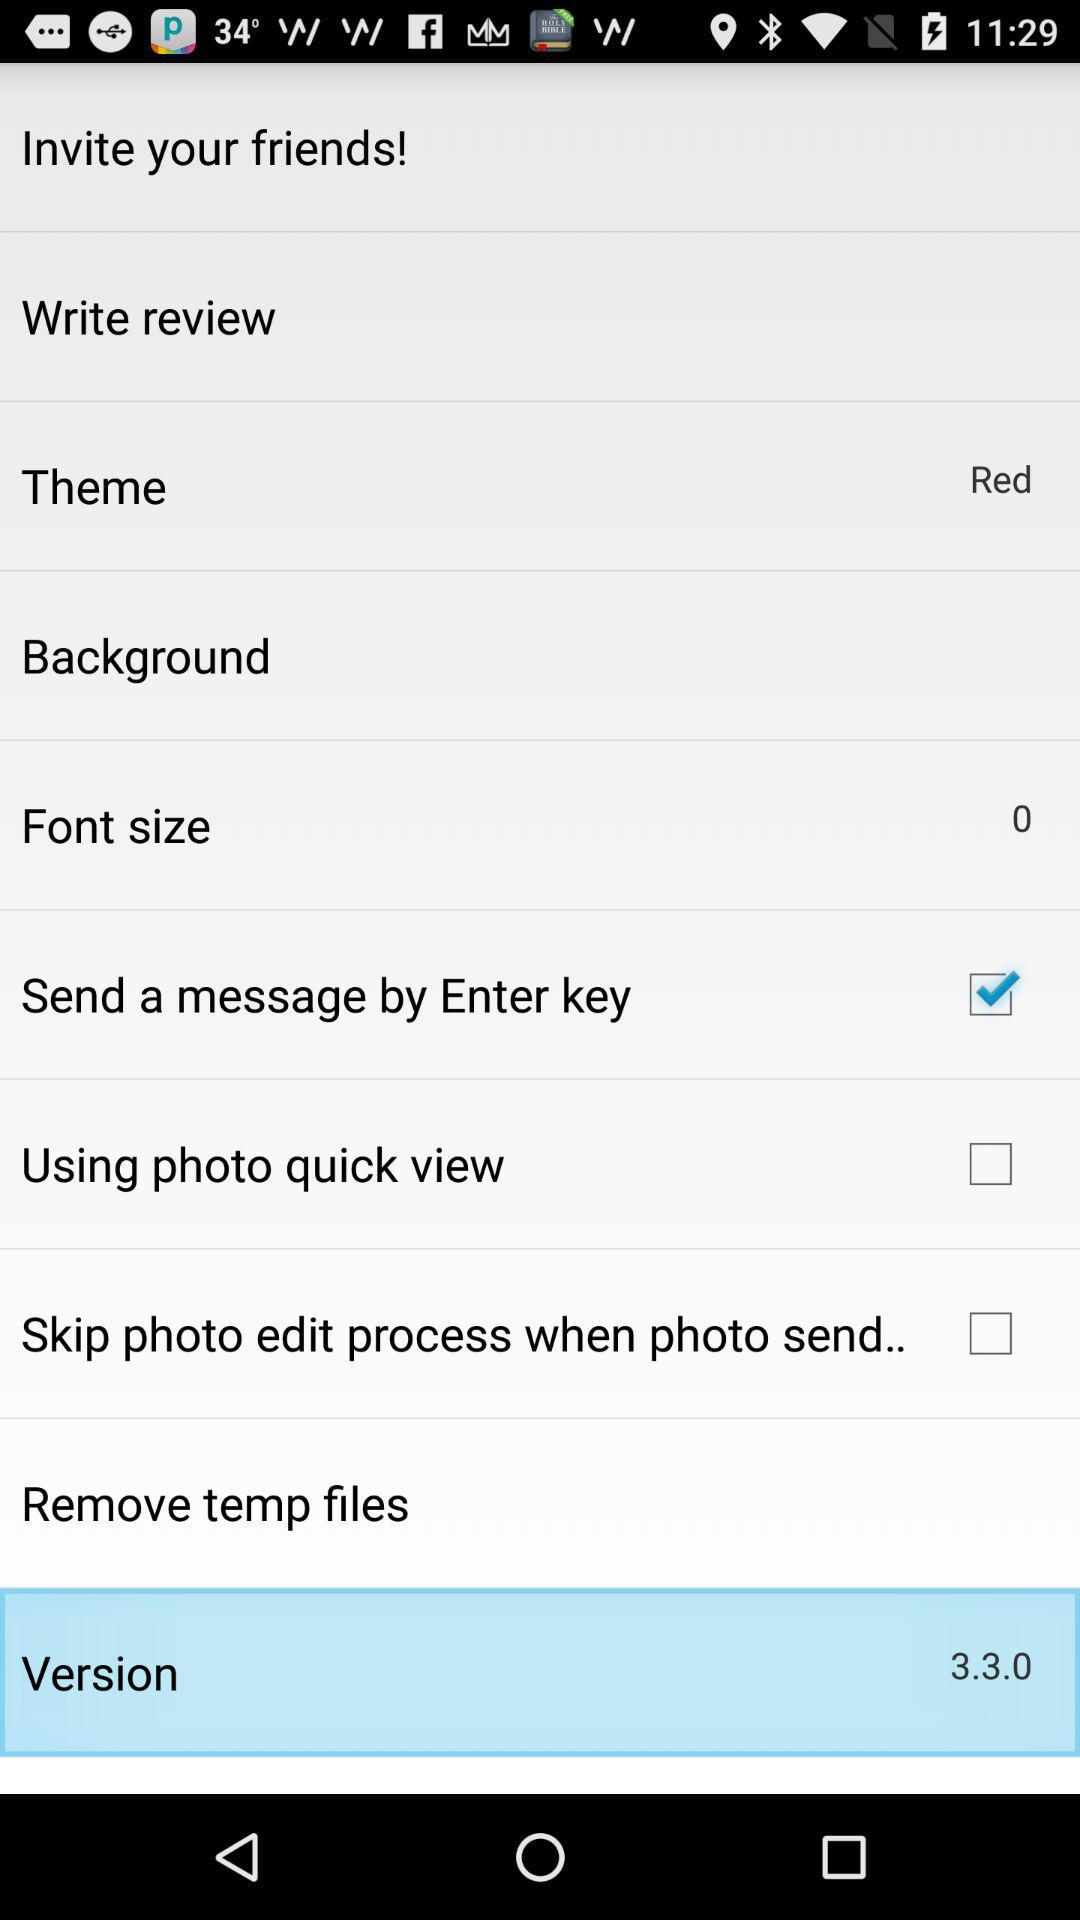 This screenshot has width=1080, height=1920. What do you see at coordinates (325, 994) in the screenshot?
I see `send a message icon` at bounding box center [325, 994].